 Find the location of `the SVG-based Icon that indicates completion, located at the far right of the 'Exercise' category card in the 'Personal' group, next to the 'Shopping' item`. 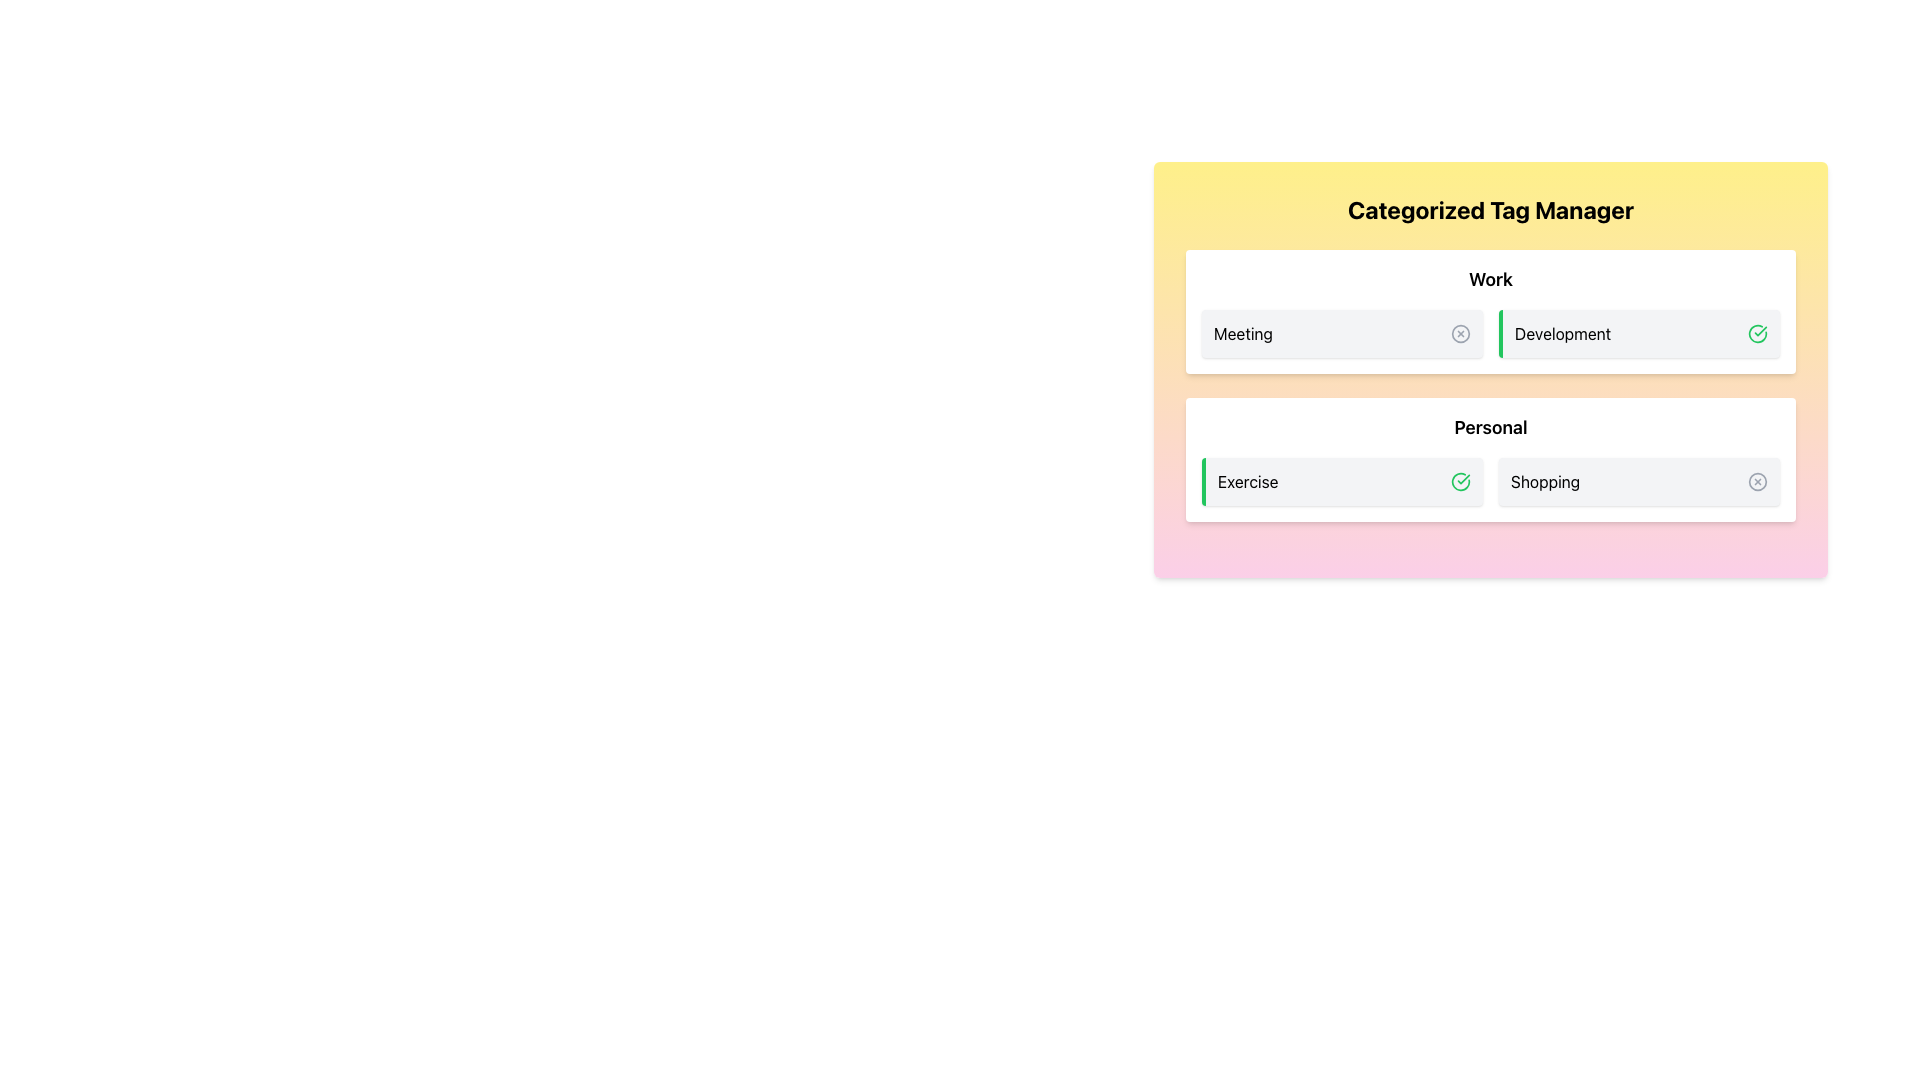

the SVG-based Icon that indicates completion, located at the far right of the 'Exercise' category card in the 'Personal' group, next to the 'Shopping' item is located at coordinates (1460, 482).